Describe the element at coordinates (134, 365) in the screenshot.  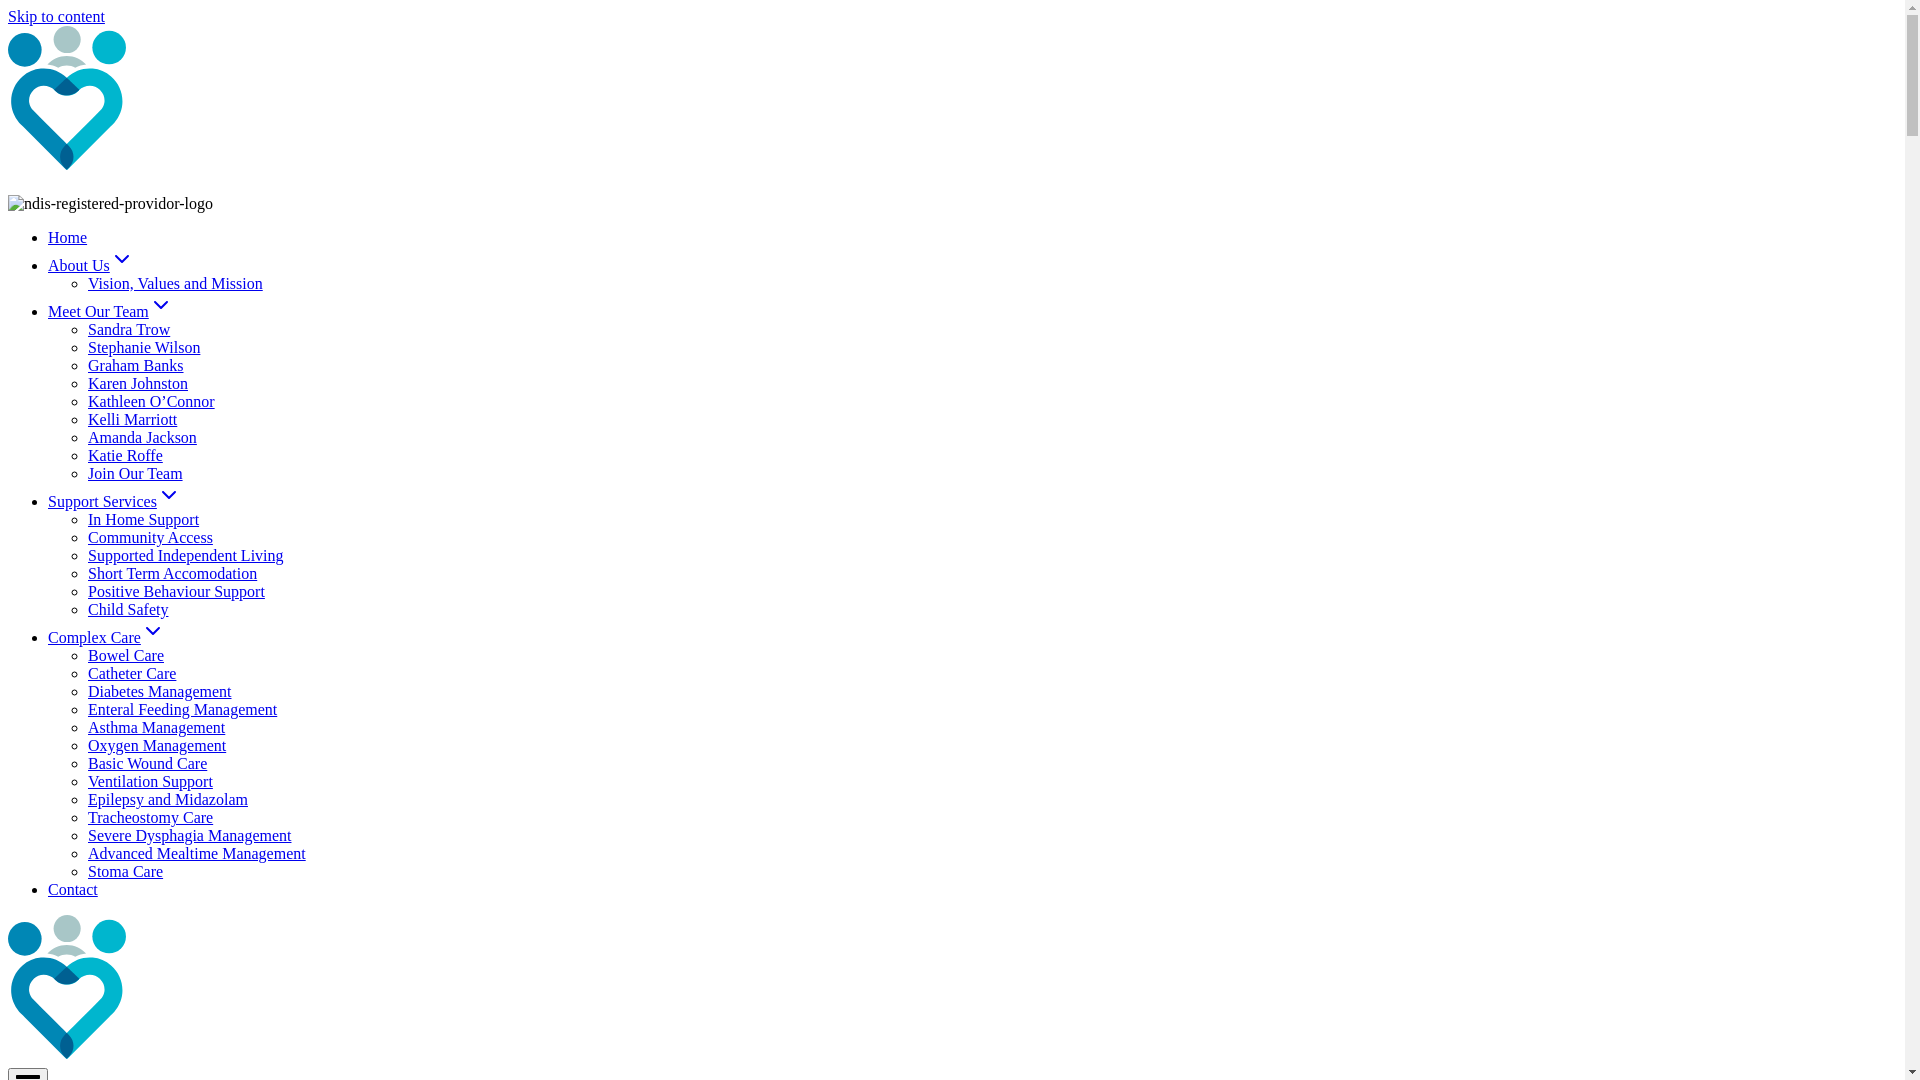
I see `'Graham Banks'` at that location.